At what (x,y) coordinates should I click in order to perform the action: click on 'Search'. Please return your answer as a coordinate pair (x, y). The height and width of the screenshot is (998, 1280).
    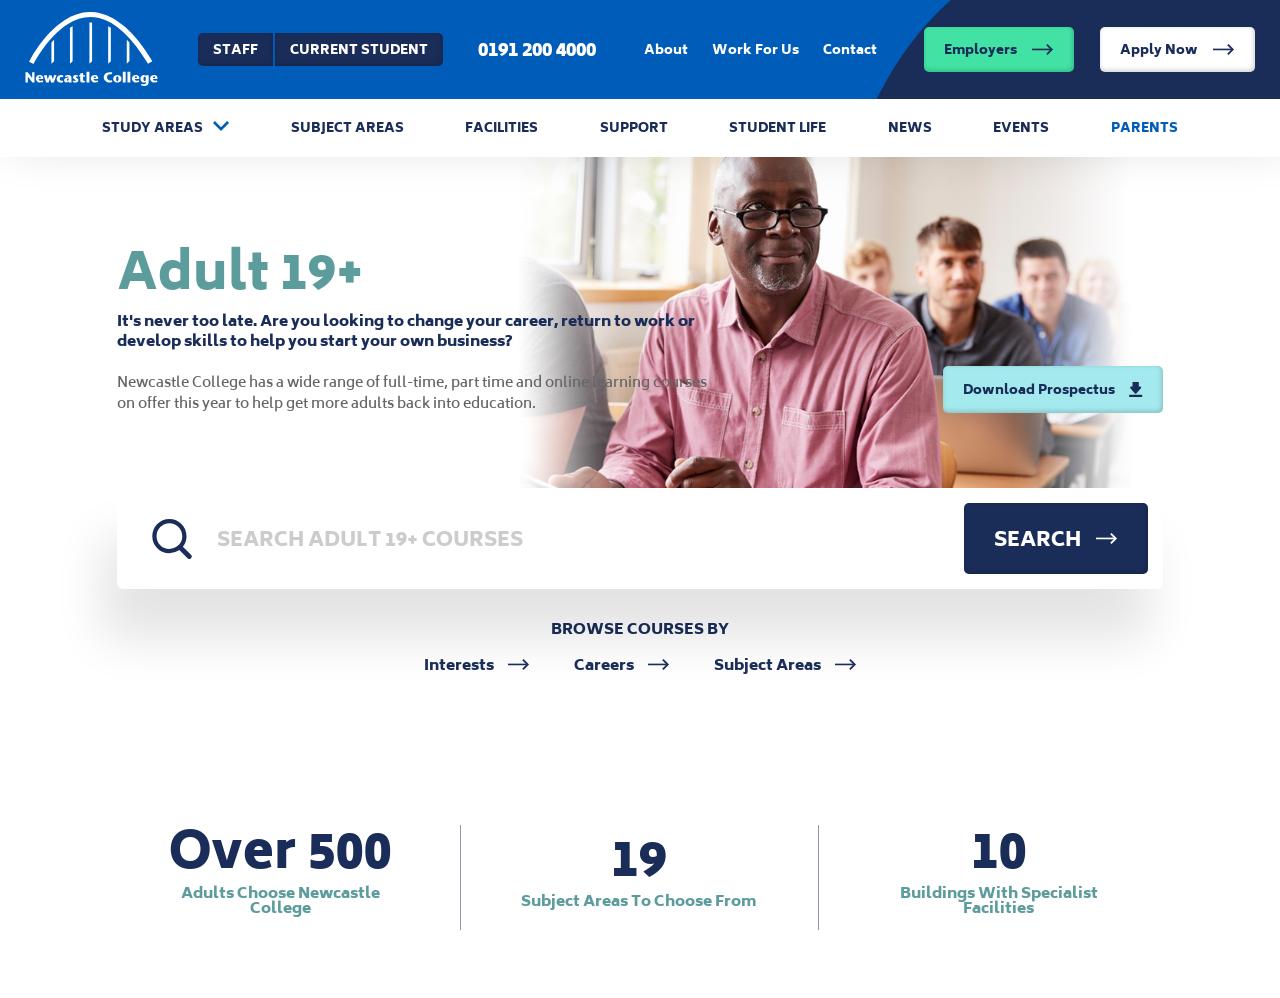
    Looking at the image, I should click on (994, 537).